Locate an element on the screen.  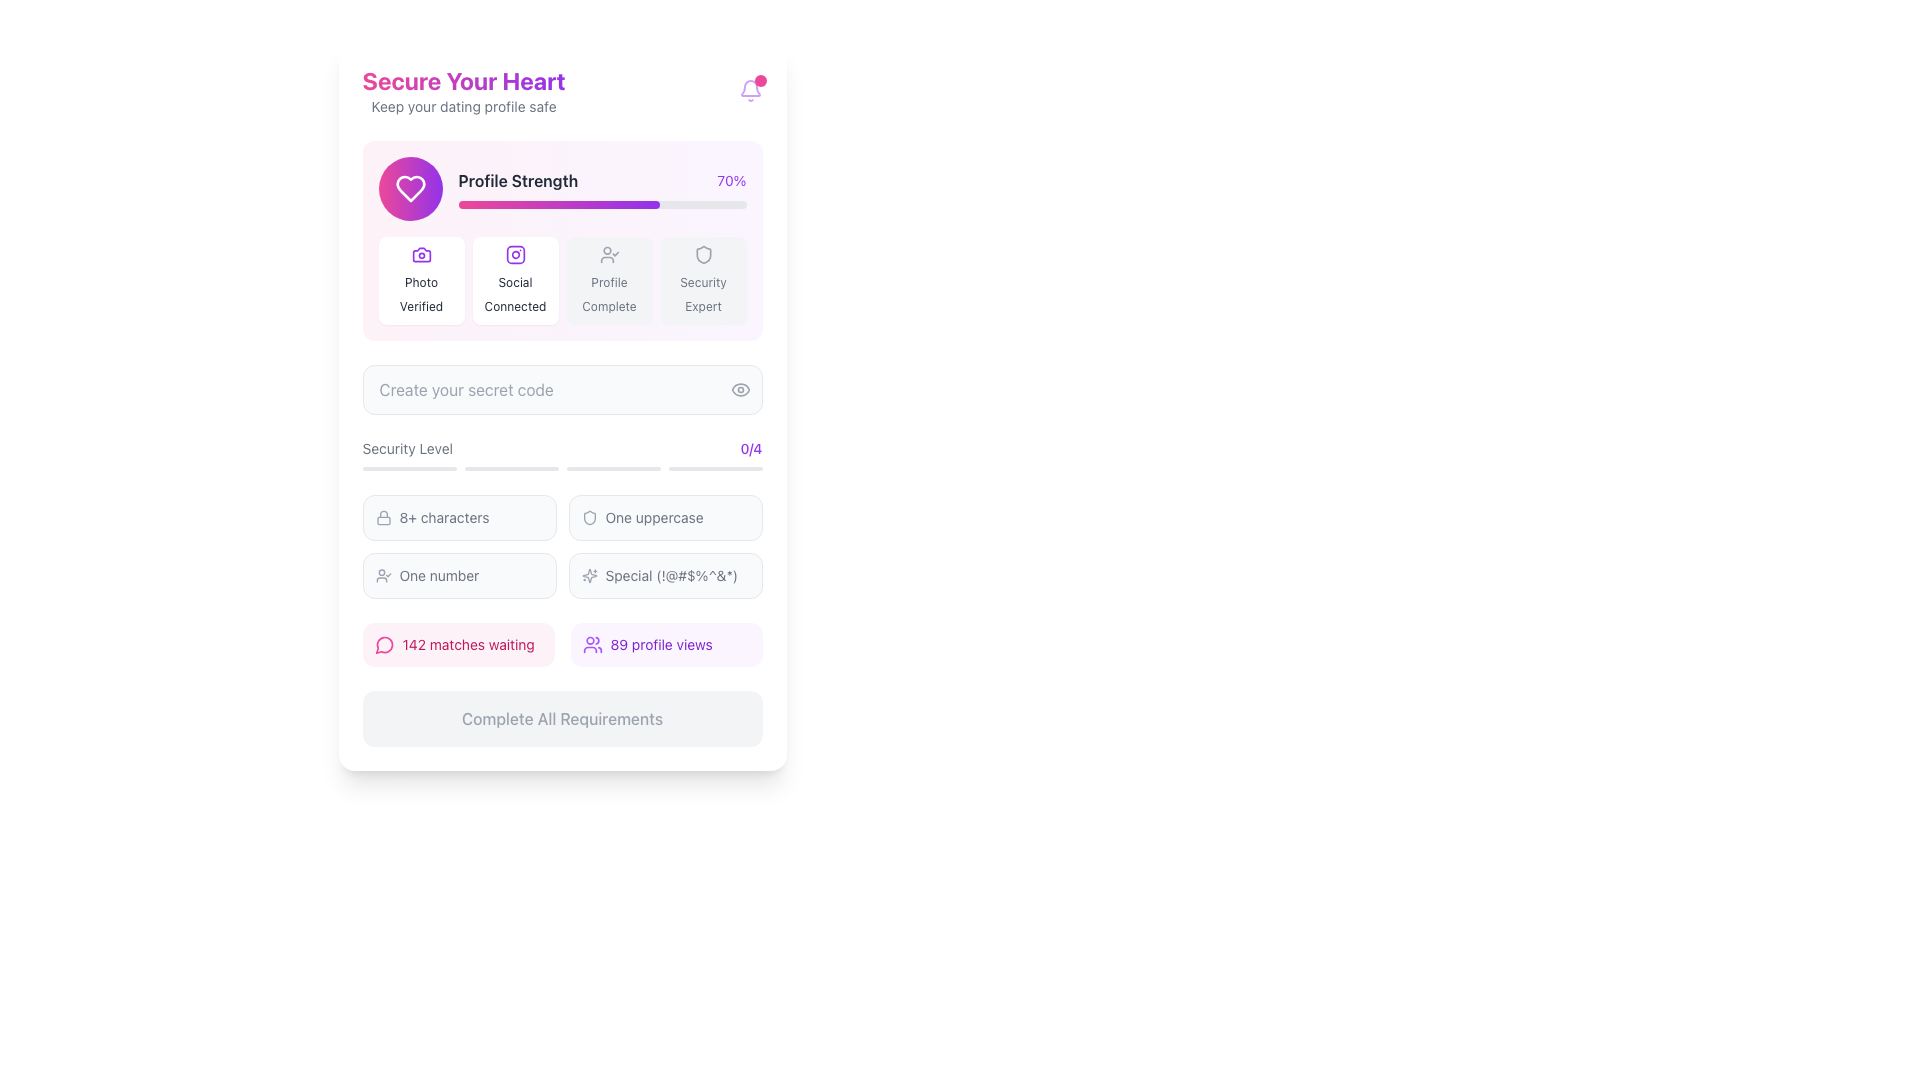
the progress bar that visually represents the completion status of a profile's strength, located in the 'Profile Strength' section below the text 'Profile Strength' and the percentage '70%.' is located at coordinates (601, 204).